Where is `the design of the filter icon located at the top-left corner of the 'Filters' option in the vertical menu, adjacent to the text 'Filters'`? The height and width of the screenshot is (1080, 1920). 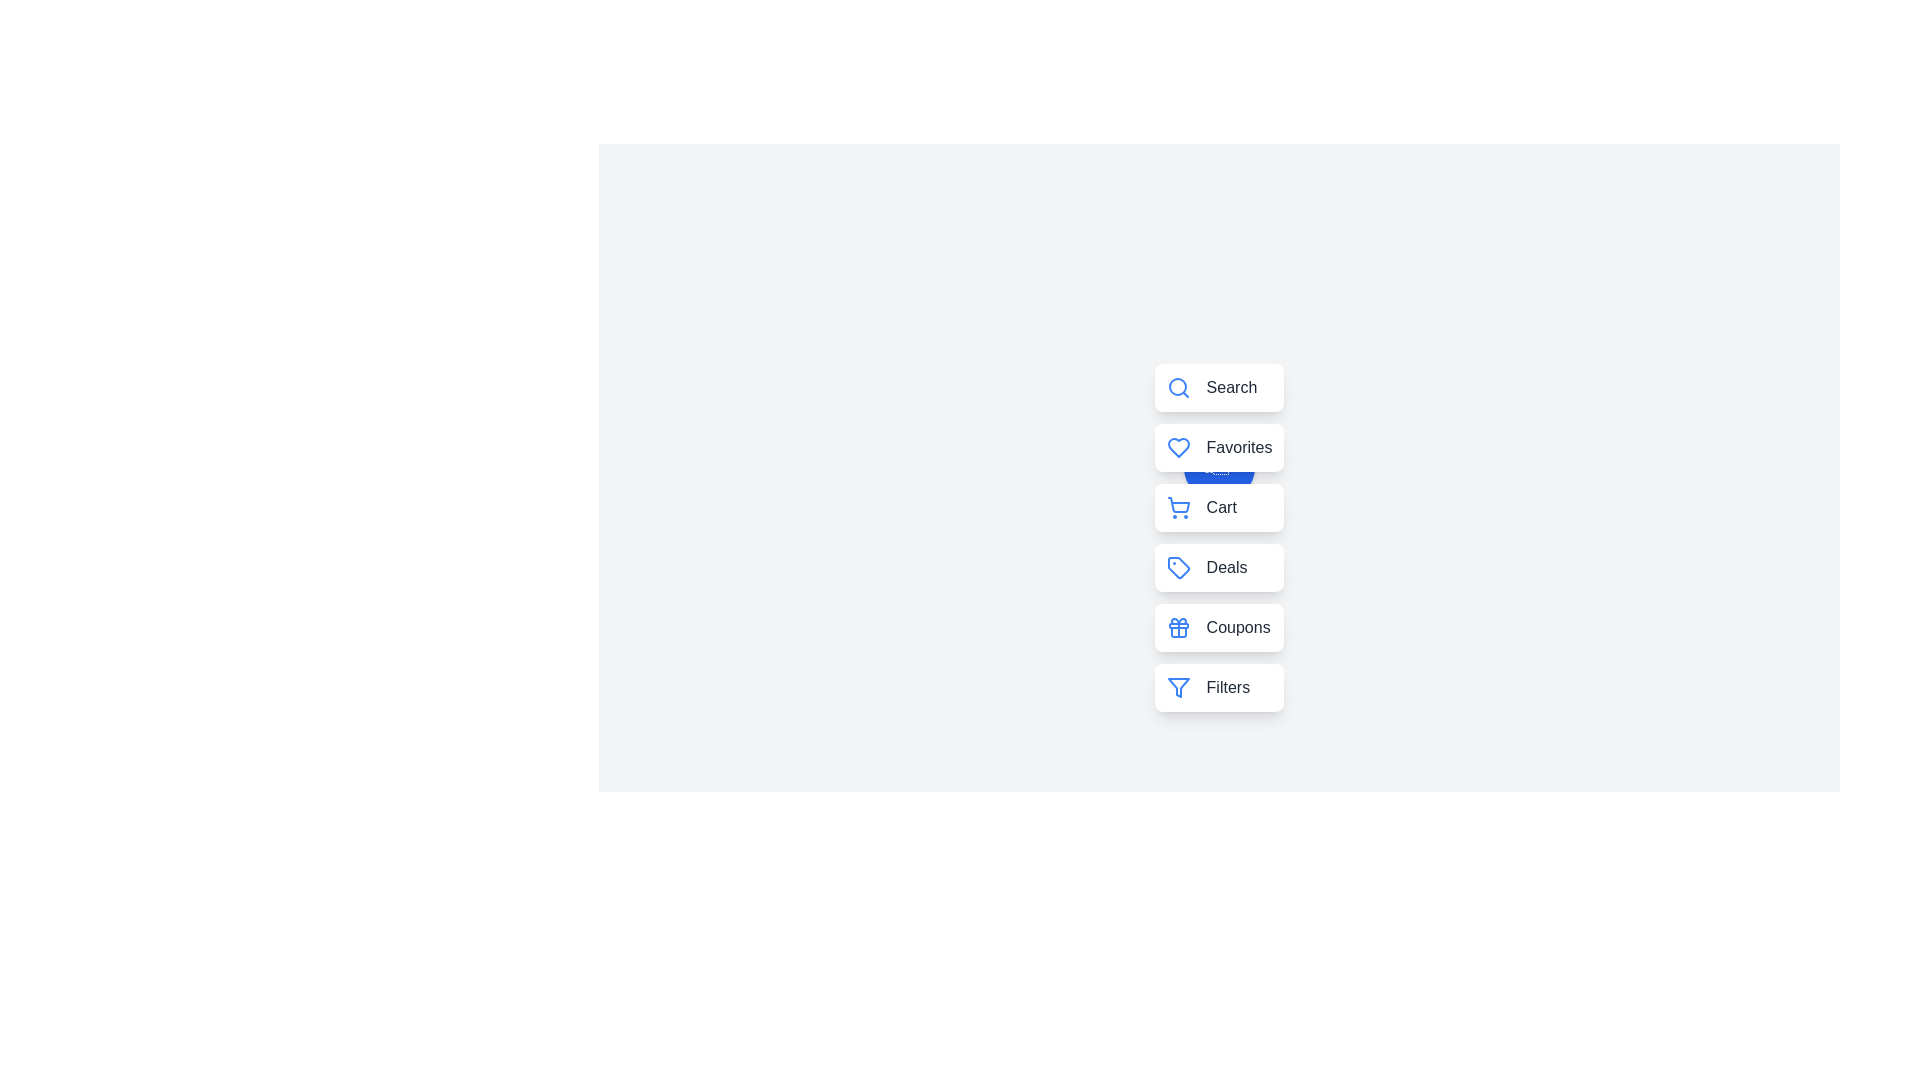 the design of the filter icon located at the top-left corner of the 'Filters' option in the vertical menu, adjacent to the text 'Filters' is located at coordinates (1178, 686).